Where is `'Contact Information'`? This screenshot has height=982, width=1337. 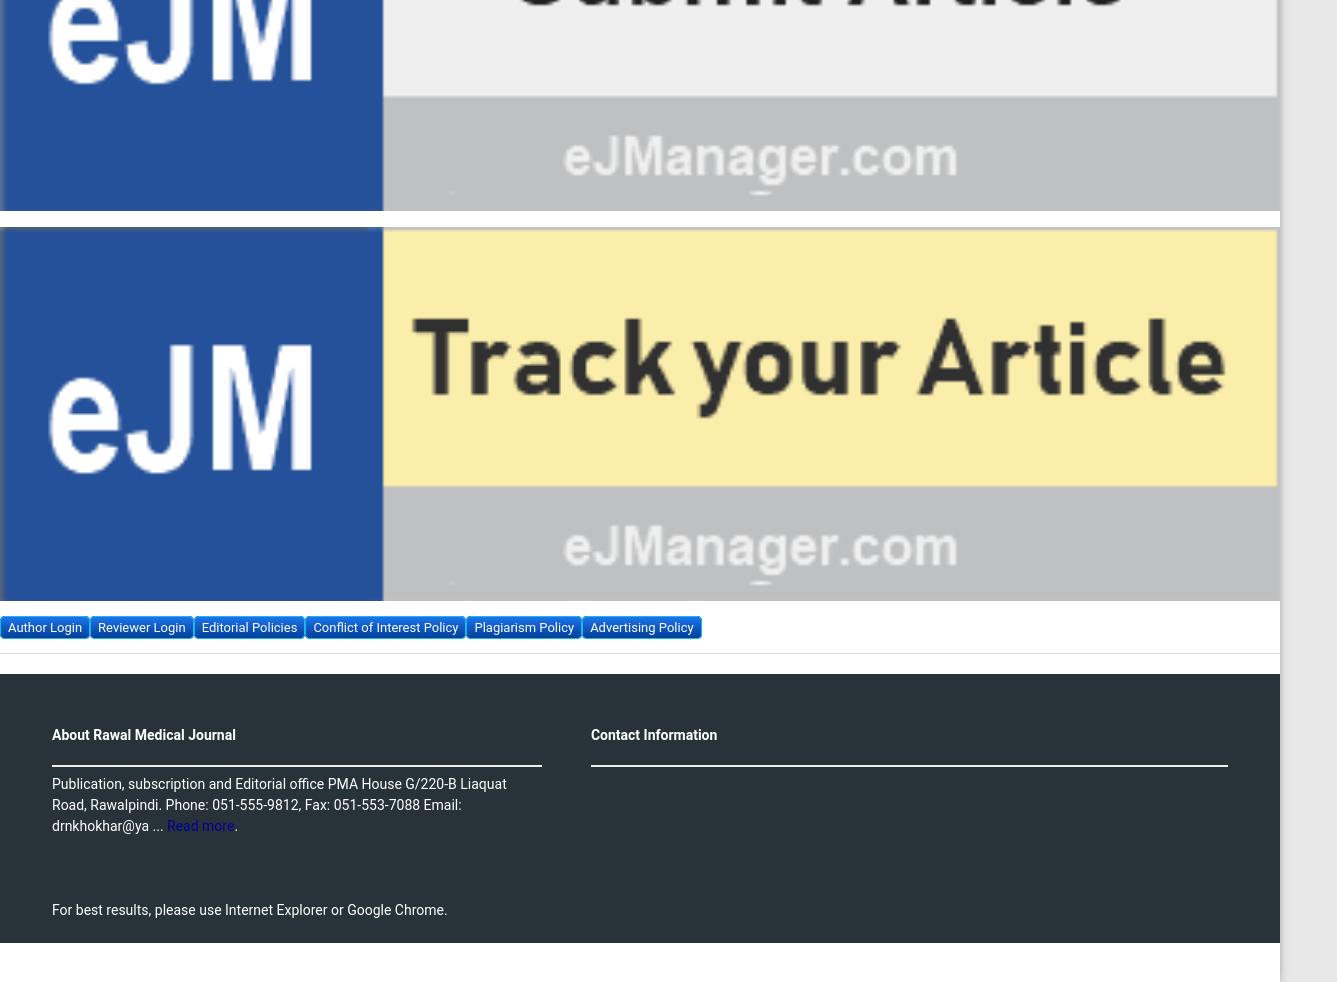
'Contact Information' is located at coordinates (653, 734).